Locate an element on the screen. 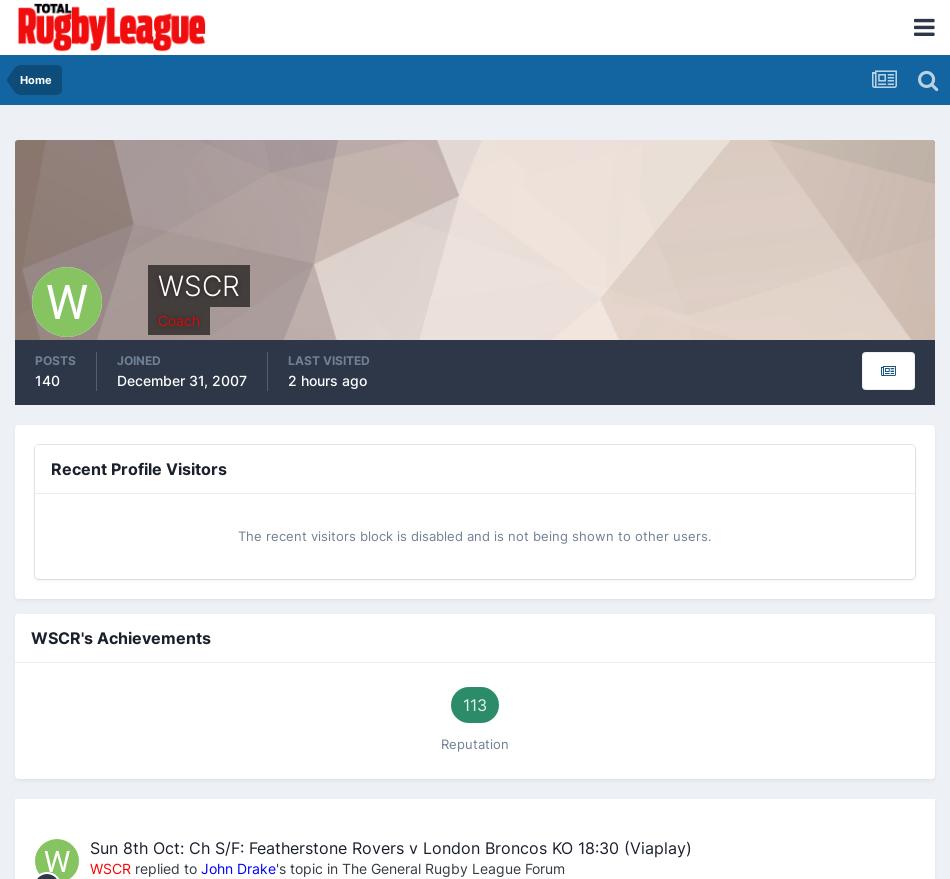 Image resolution: width=950 pixels, height=879 pixels. '140' is located at coordinates (47, 379).